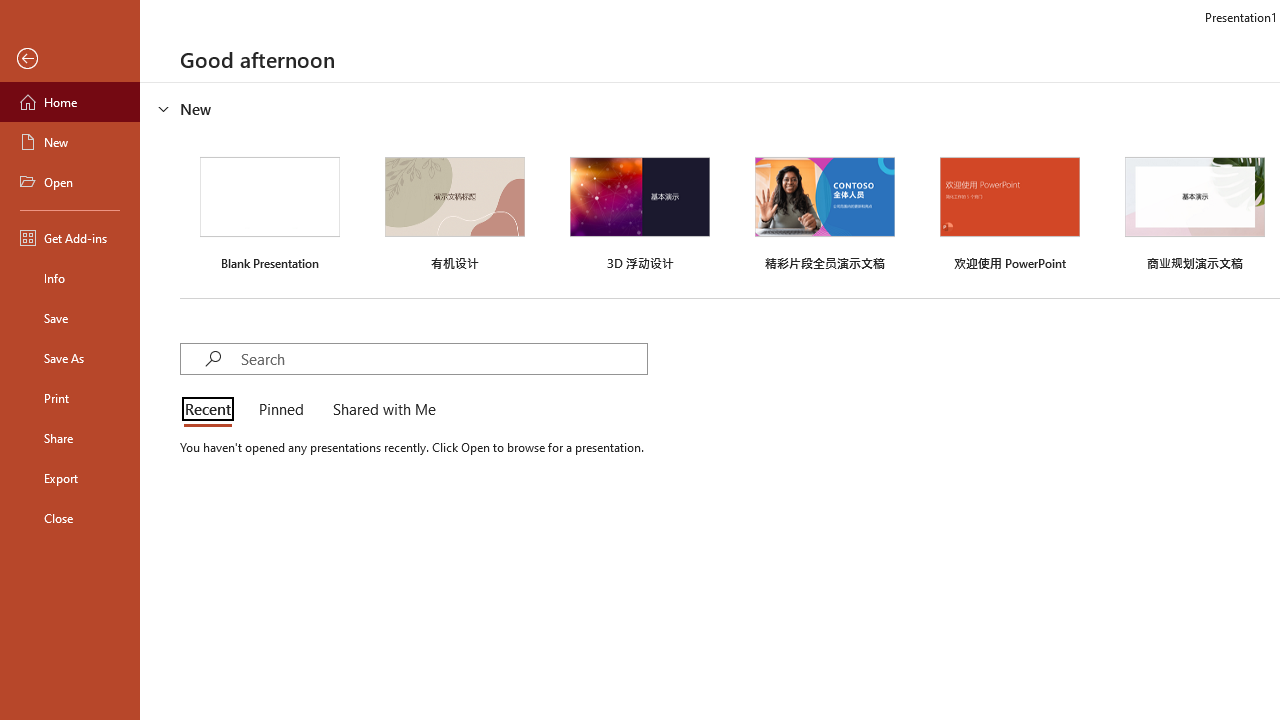 The height and width of the screenshot is (720, 1280). What do you see at coordinates (69, 140) in the screenshot?
I see `'New'` at bounding box center [69, 140].